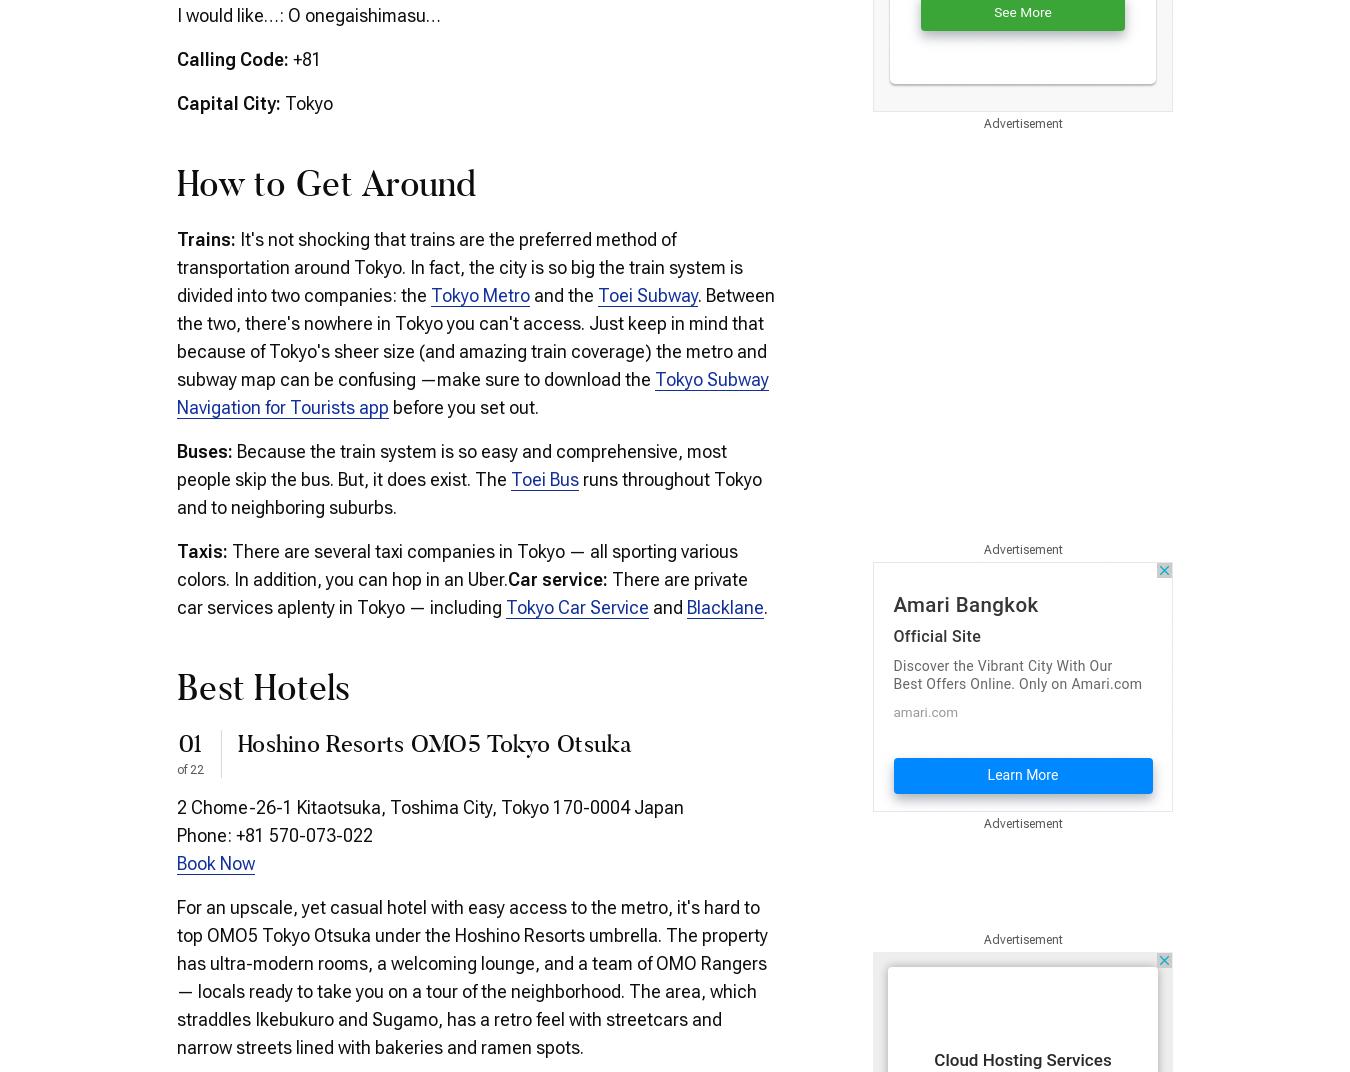 Image resolution: width=1350 pixels, height=1072 pixels. What do you see at coordinates (564, 293) in the screenshot?
I see `'and the'` at bounding box center [564, 293].